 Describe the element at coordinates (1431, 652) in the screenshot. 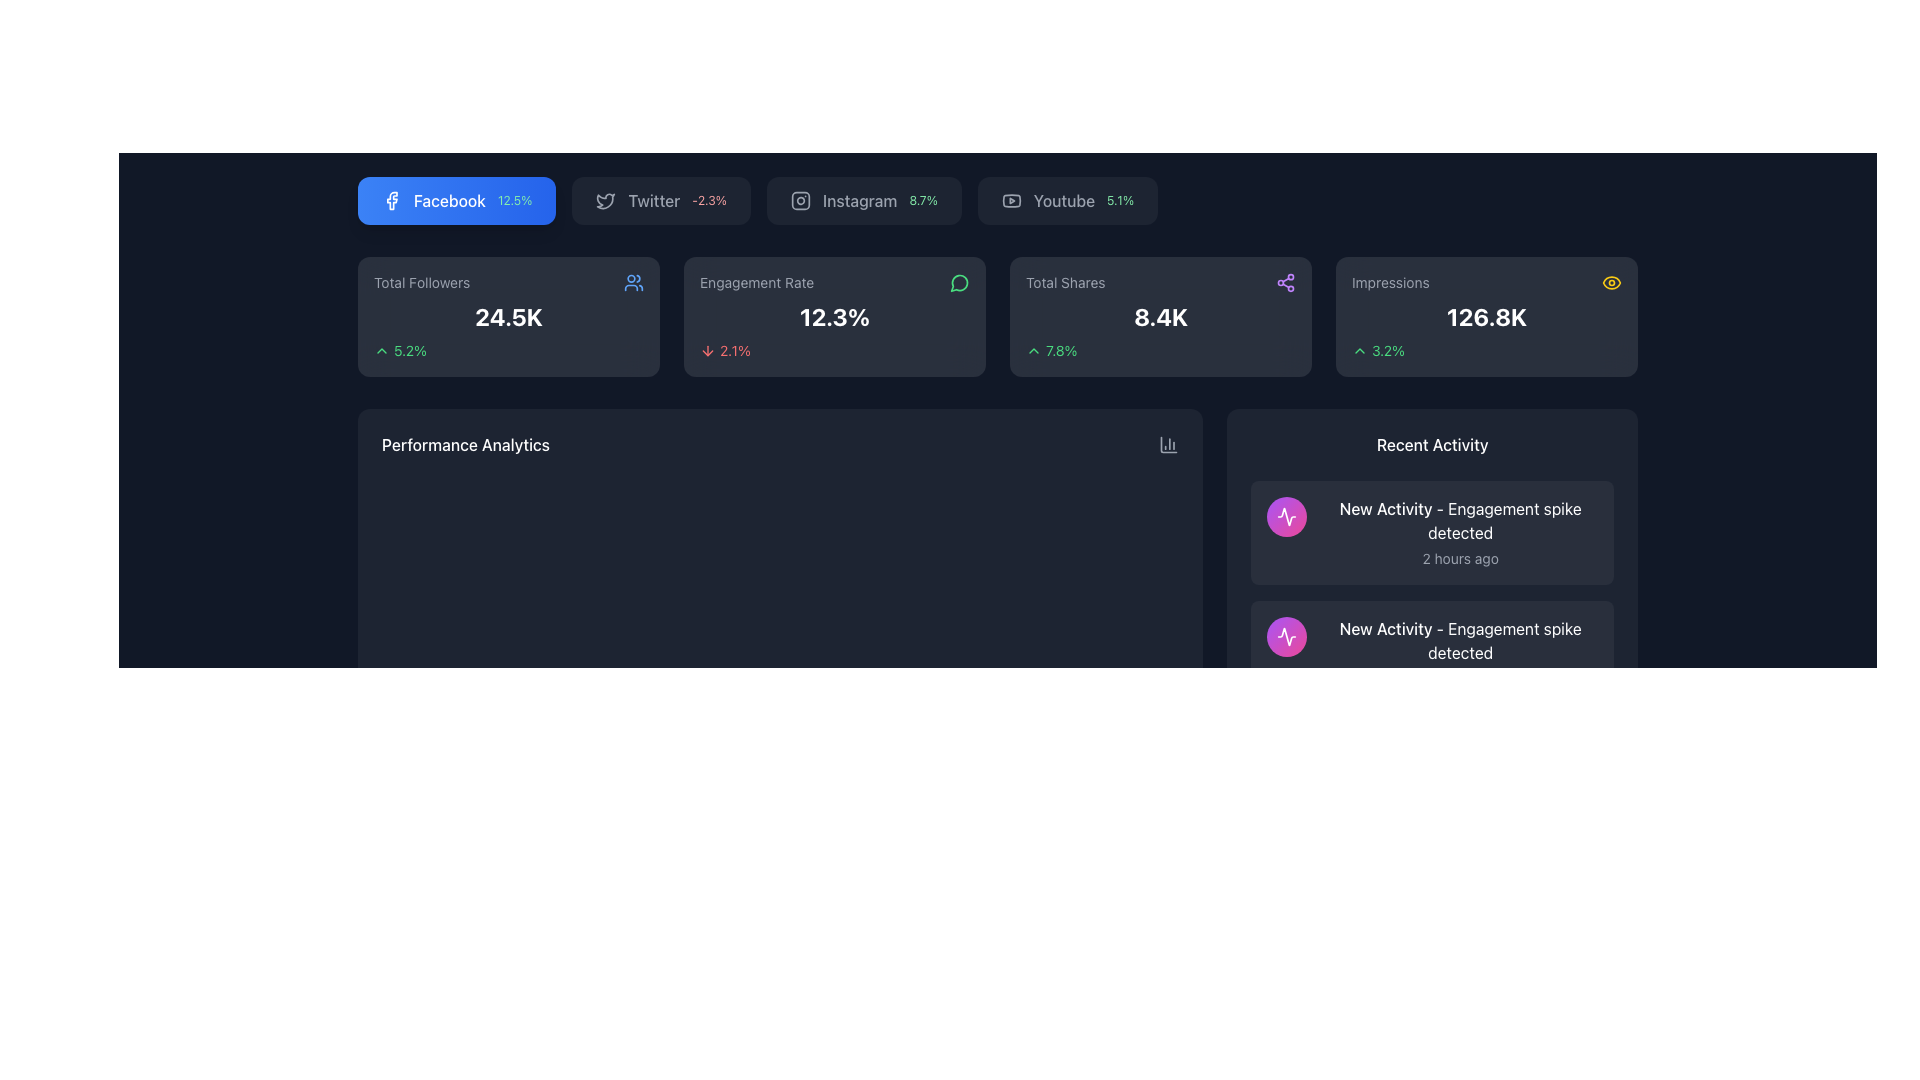

I see `the second notification item in the 'Recent Activity' panel, which features a dark background, a gradient icon on the left, and the text 'New Activity - Engagement spike detected'` at that location.